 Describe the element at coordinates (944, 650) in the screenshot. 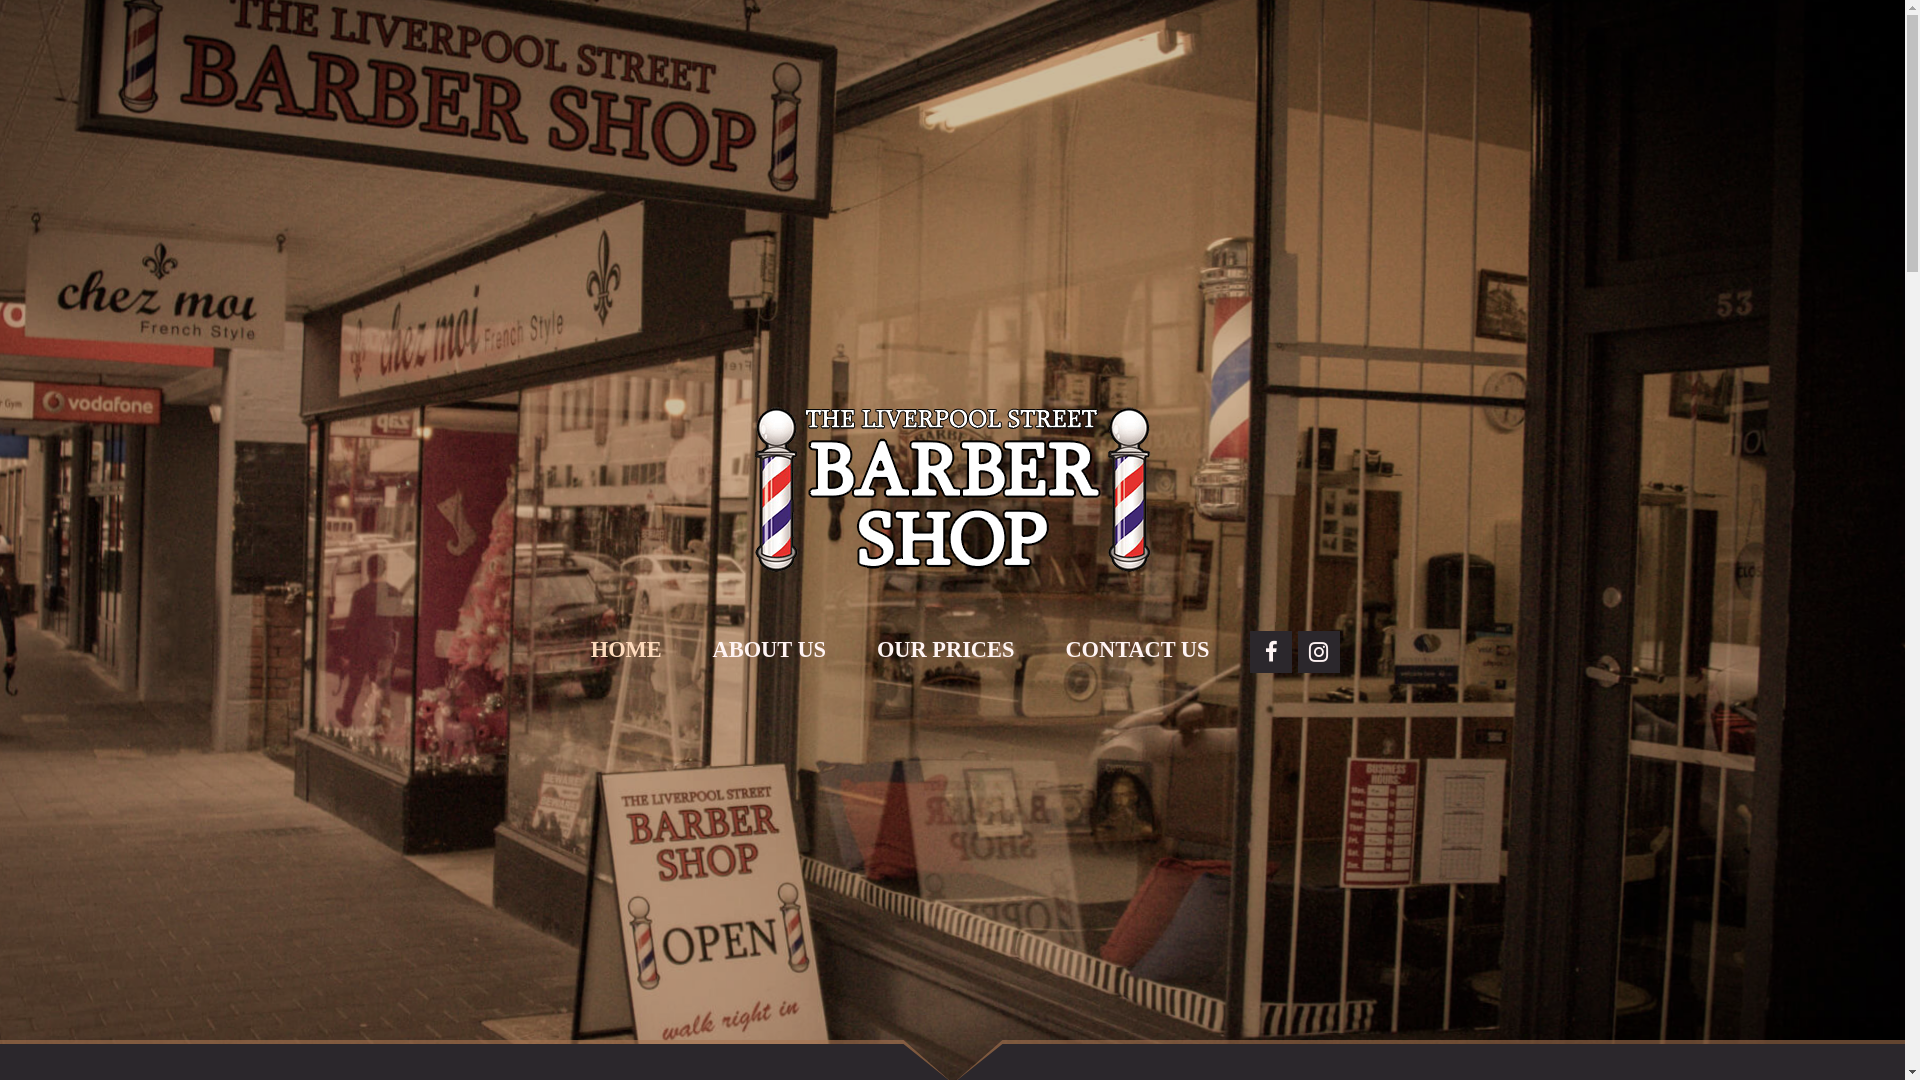

I see `'OUR PRICES'` at that location.